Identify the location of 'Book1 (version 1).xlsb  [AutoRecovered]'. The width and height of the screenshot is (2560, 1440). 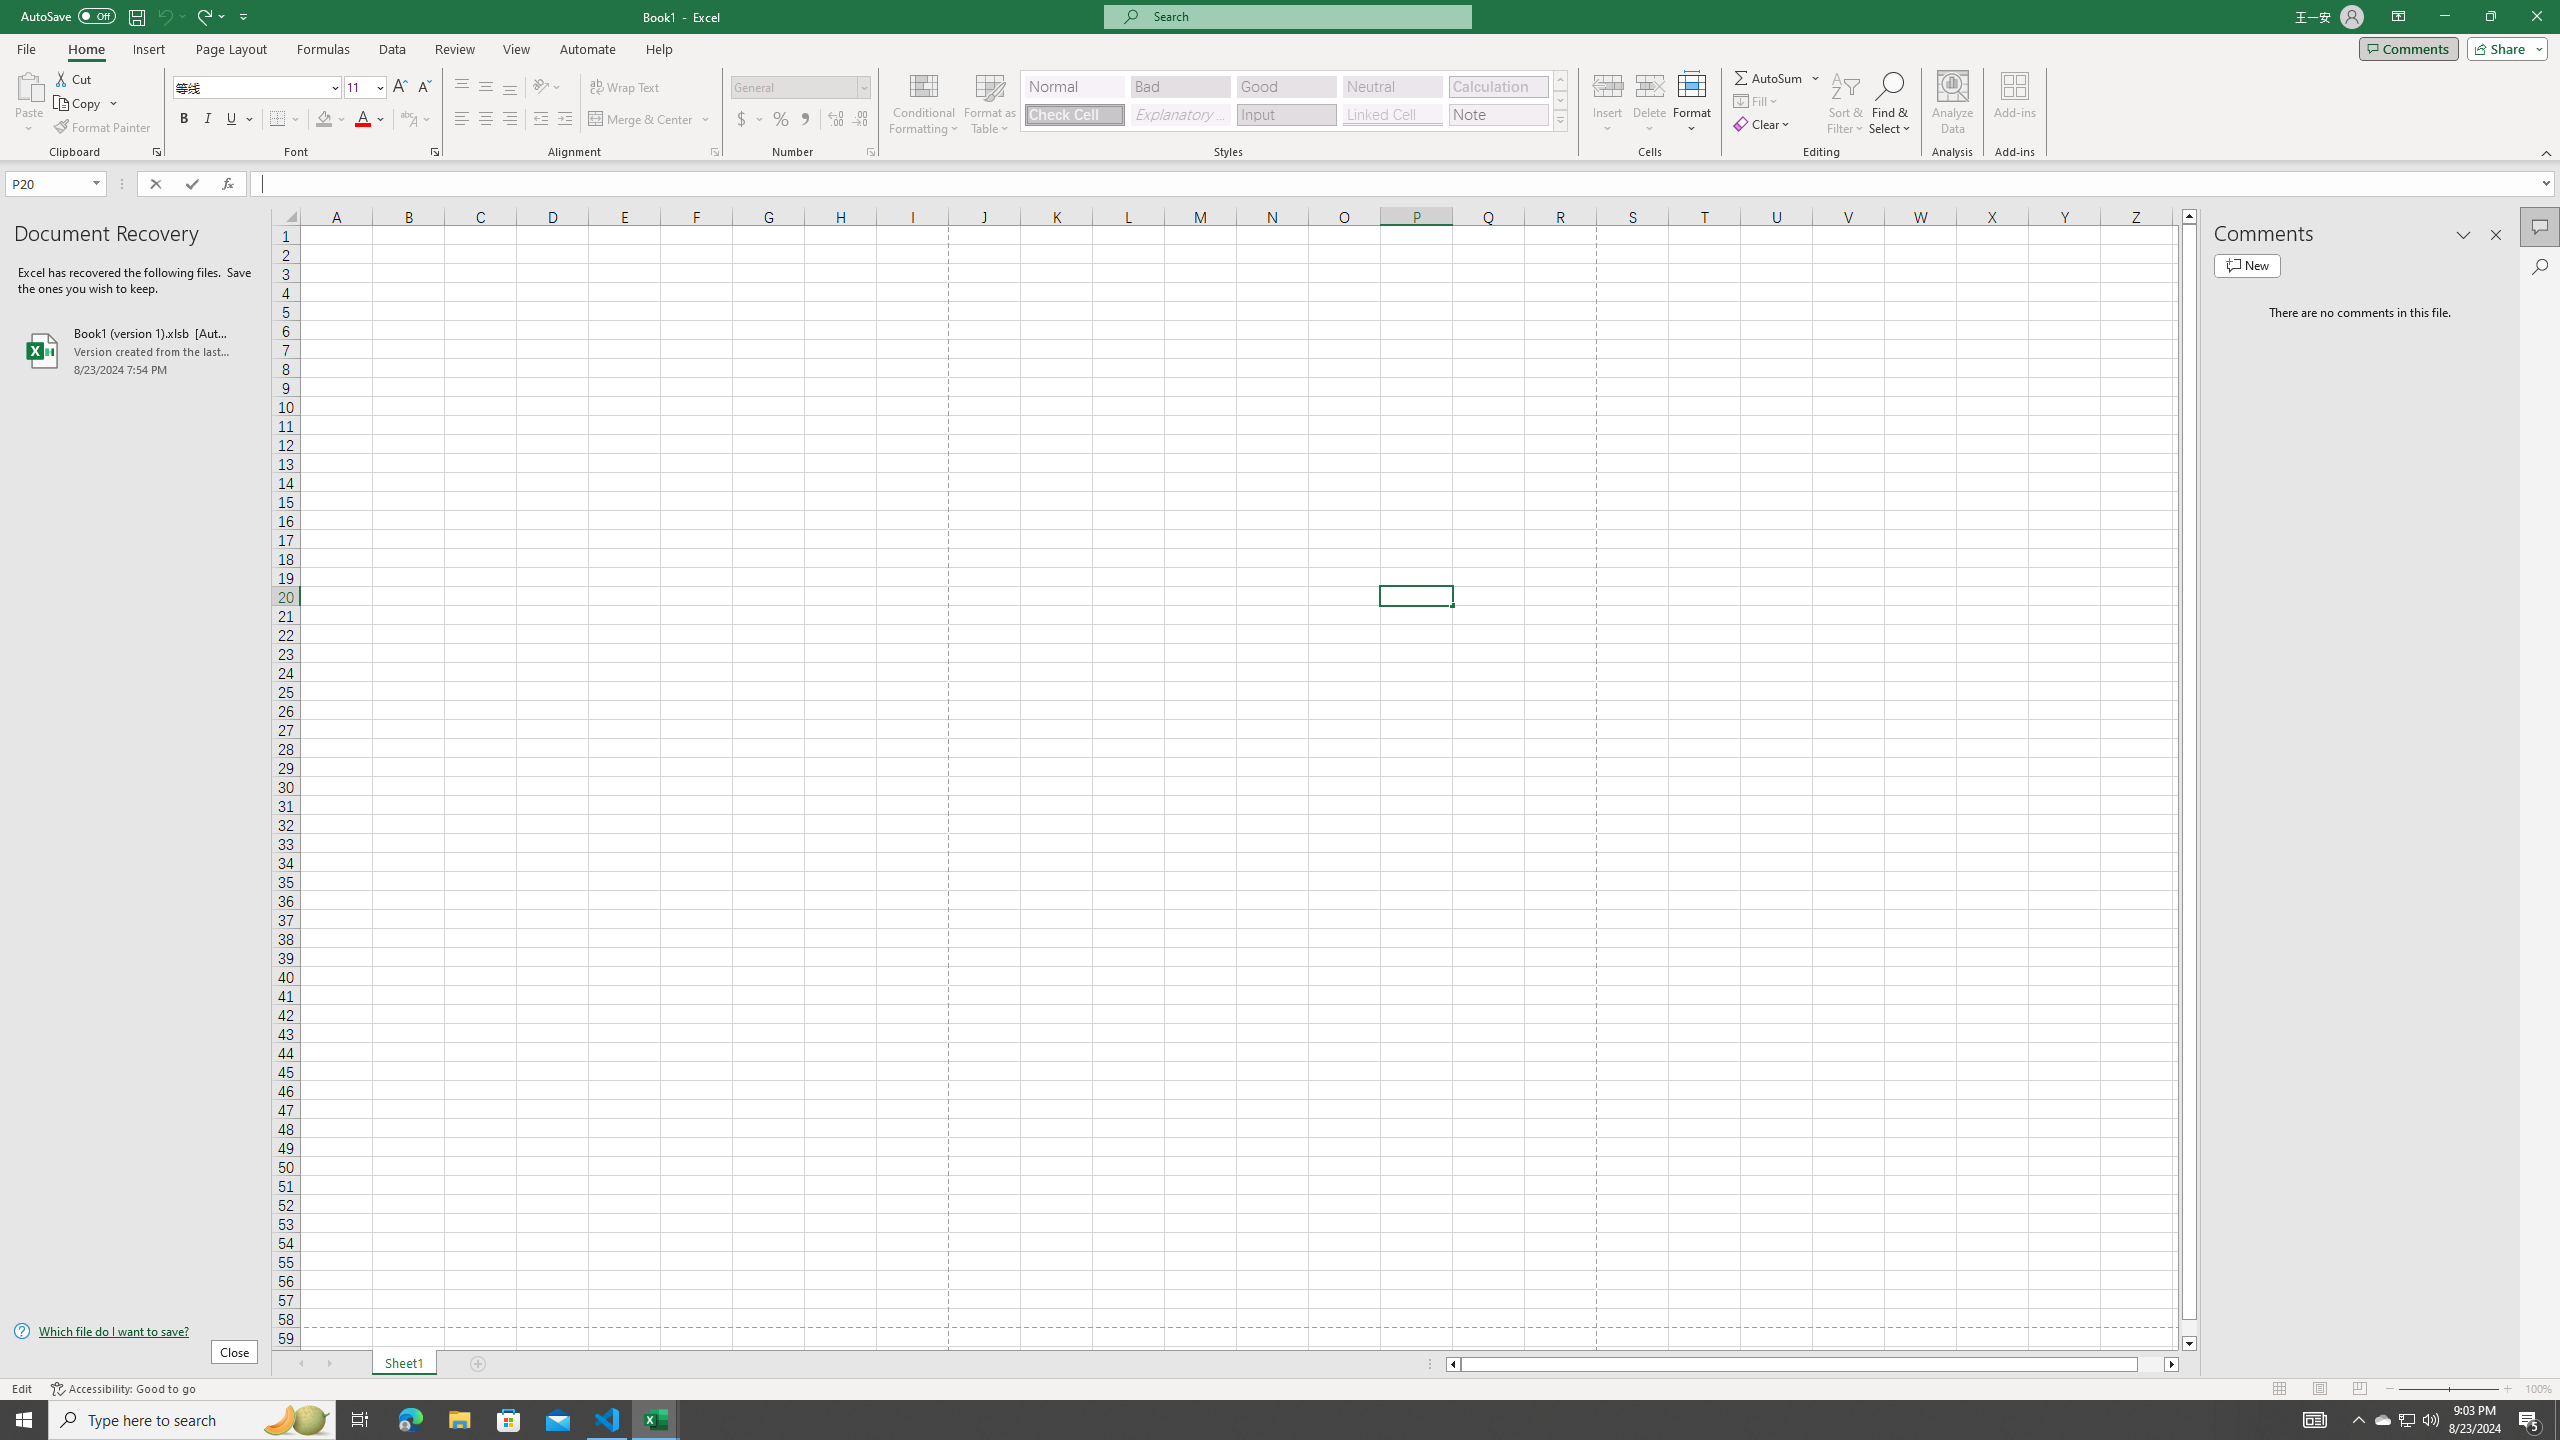
(134, 349).